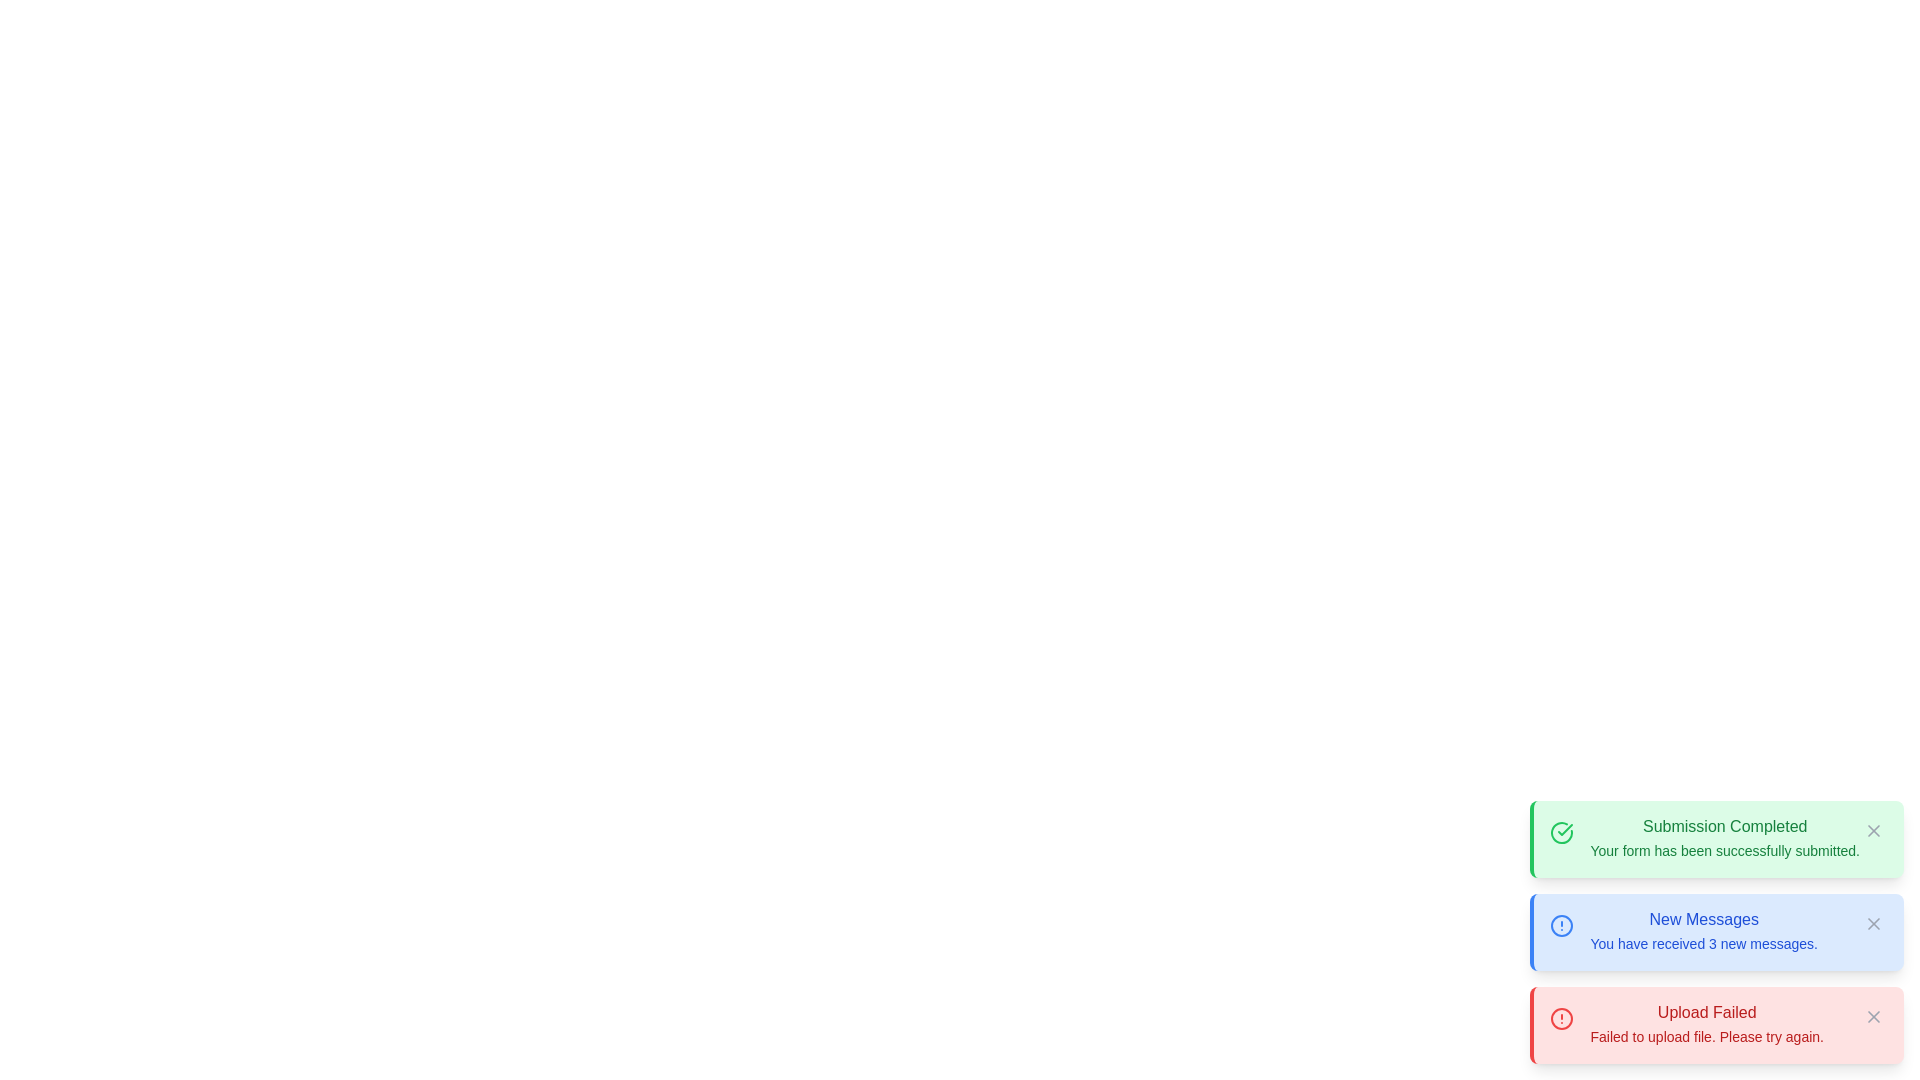  I want to click on the error notification banner indicating a file upload issue located in the bottom-most notification card at the lower right corner of the interface, so click(1706, 1025).